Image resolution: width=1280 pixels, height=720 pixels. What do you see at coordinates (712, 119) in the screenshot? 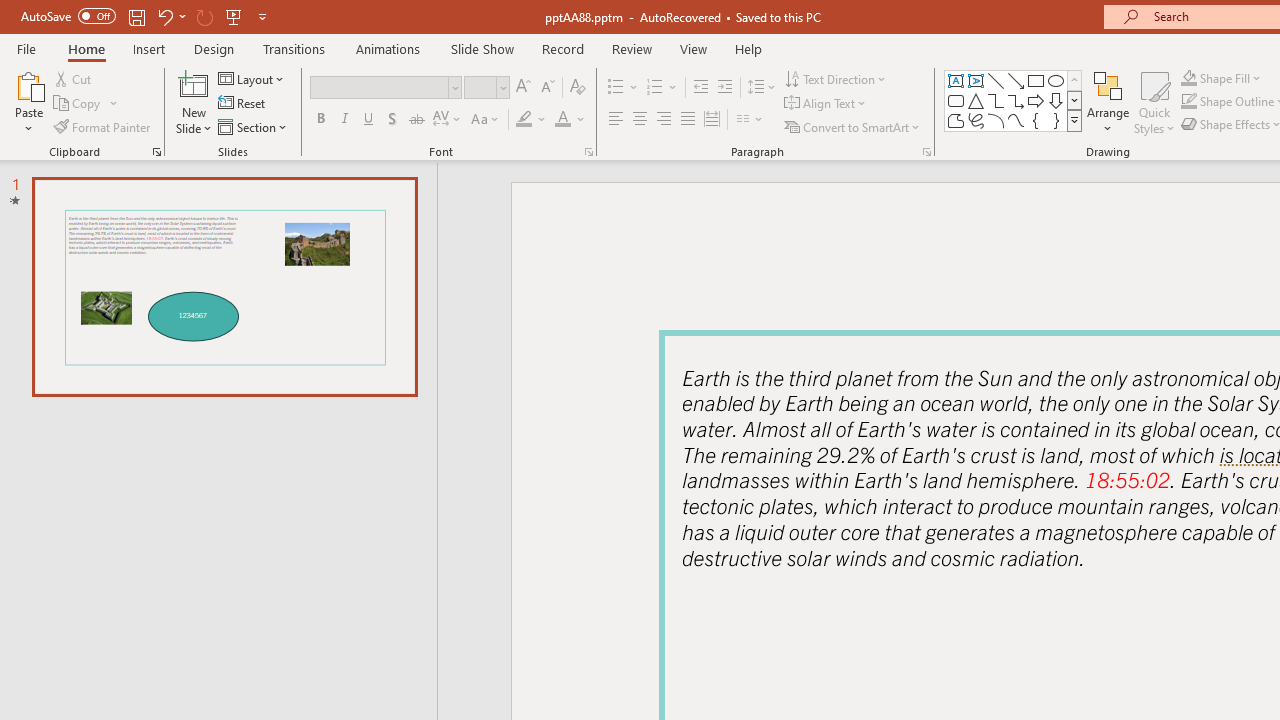
I see `'Distributed'` at bounding box center [712, 119].